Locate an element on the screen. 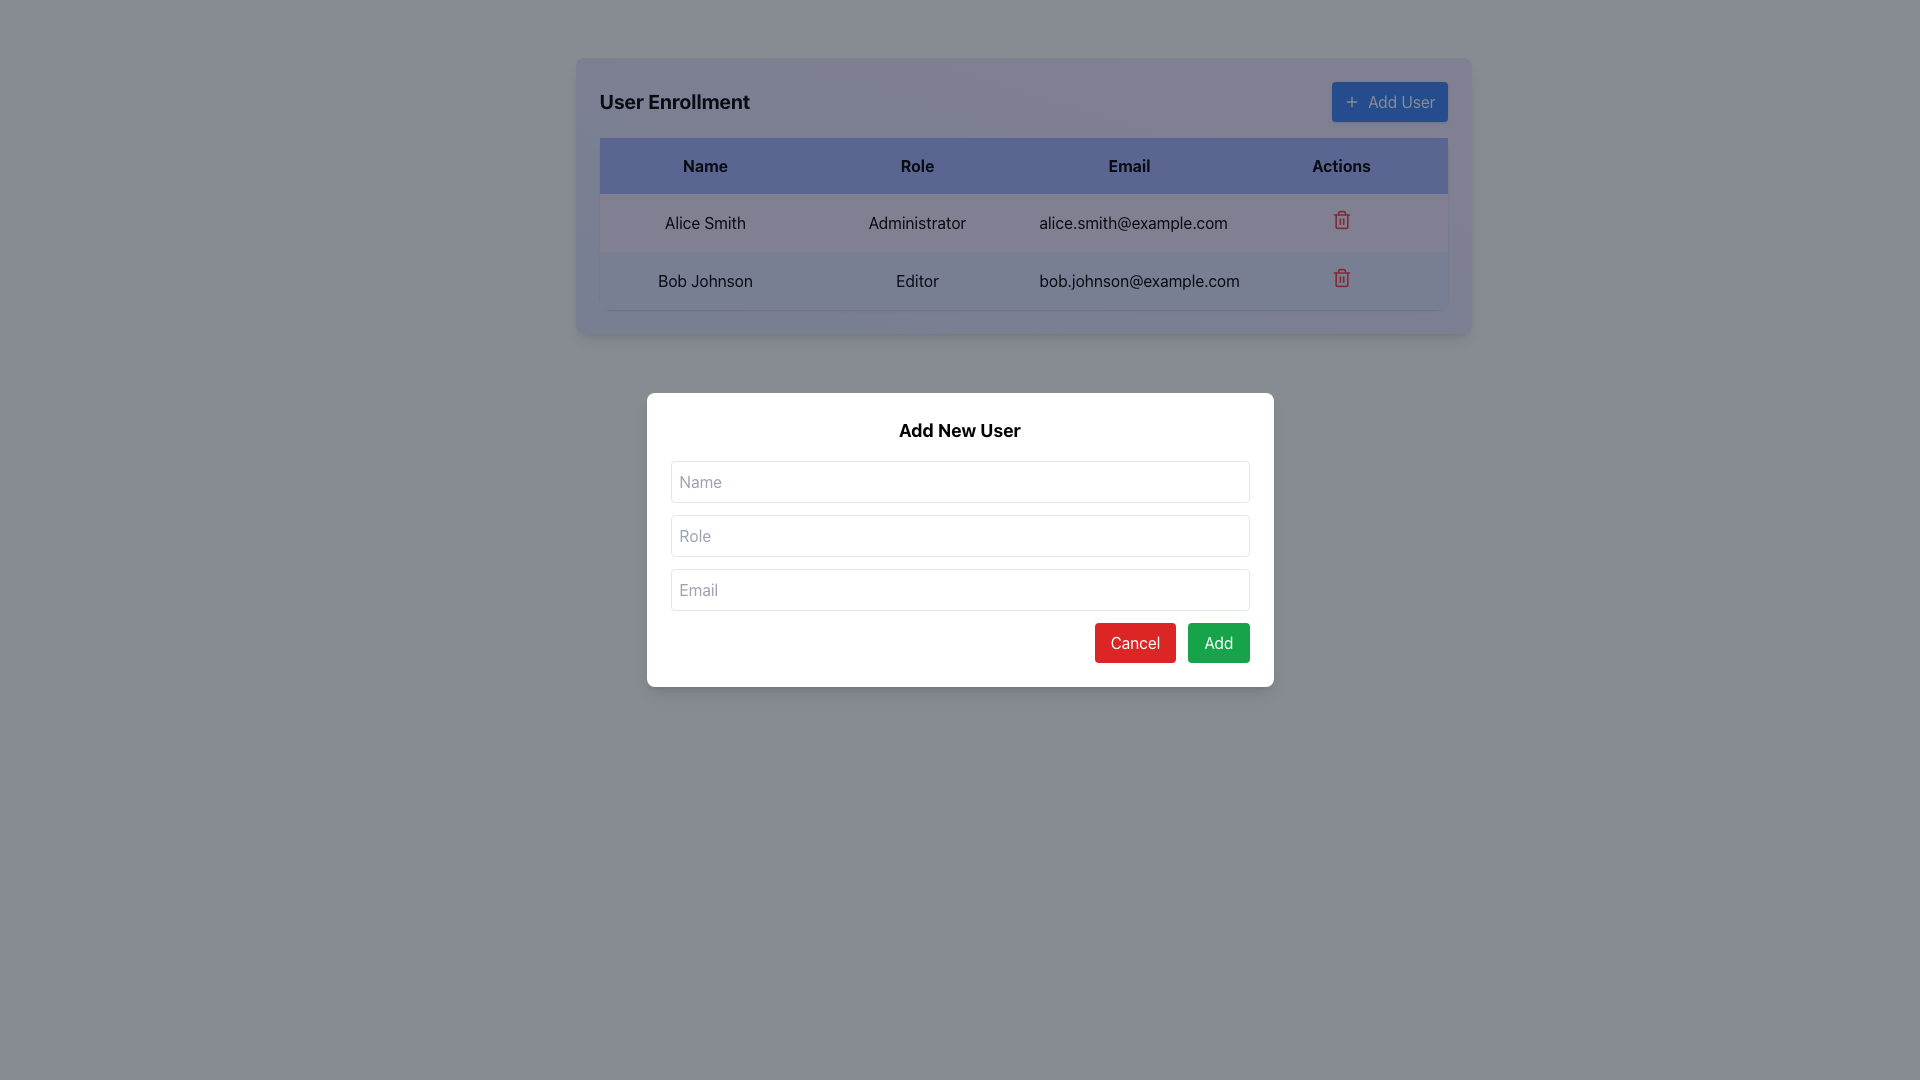 The height and width of the screenshot is (1080, 1920). data from the first row of the user table under the 'User Enrollment' section, which contains the user's name, role, and email address is located at coordinates (1023, 223).